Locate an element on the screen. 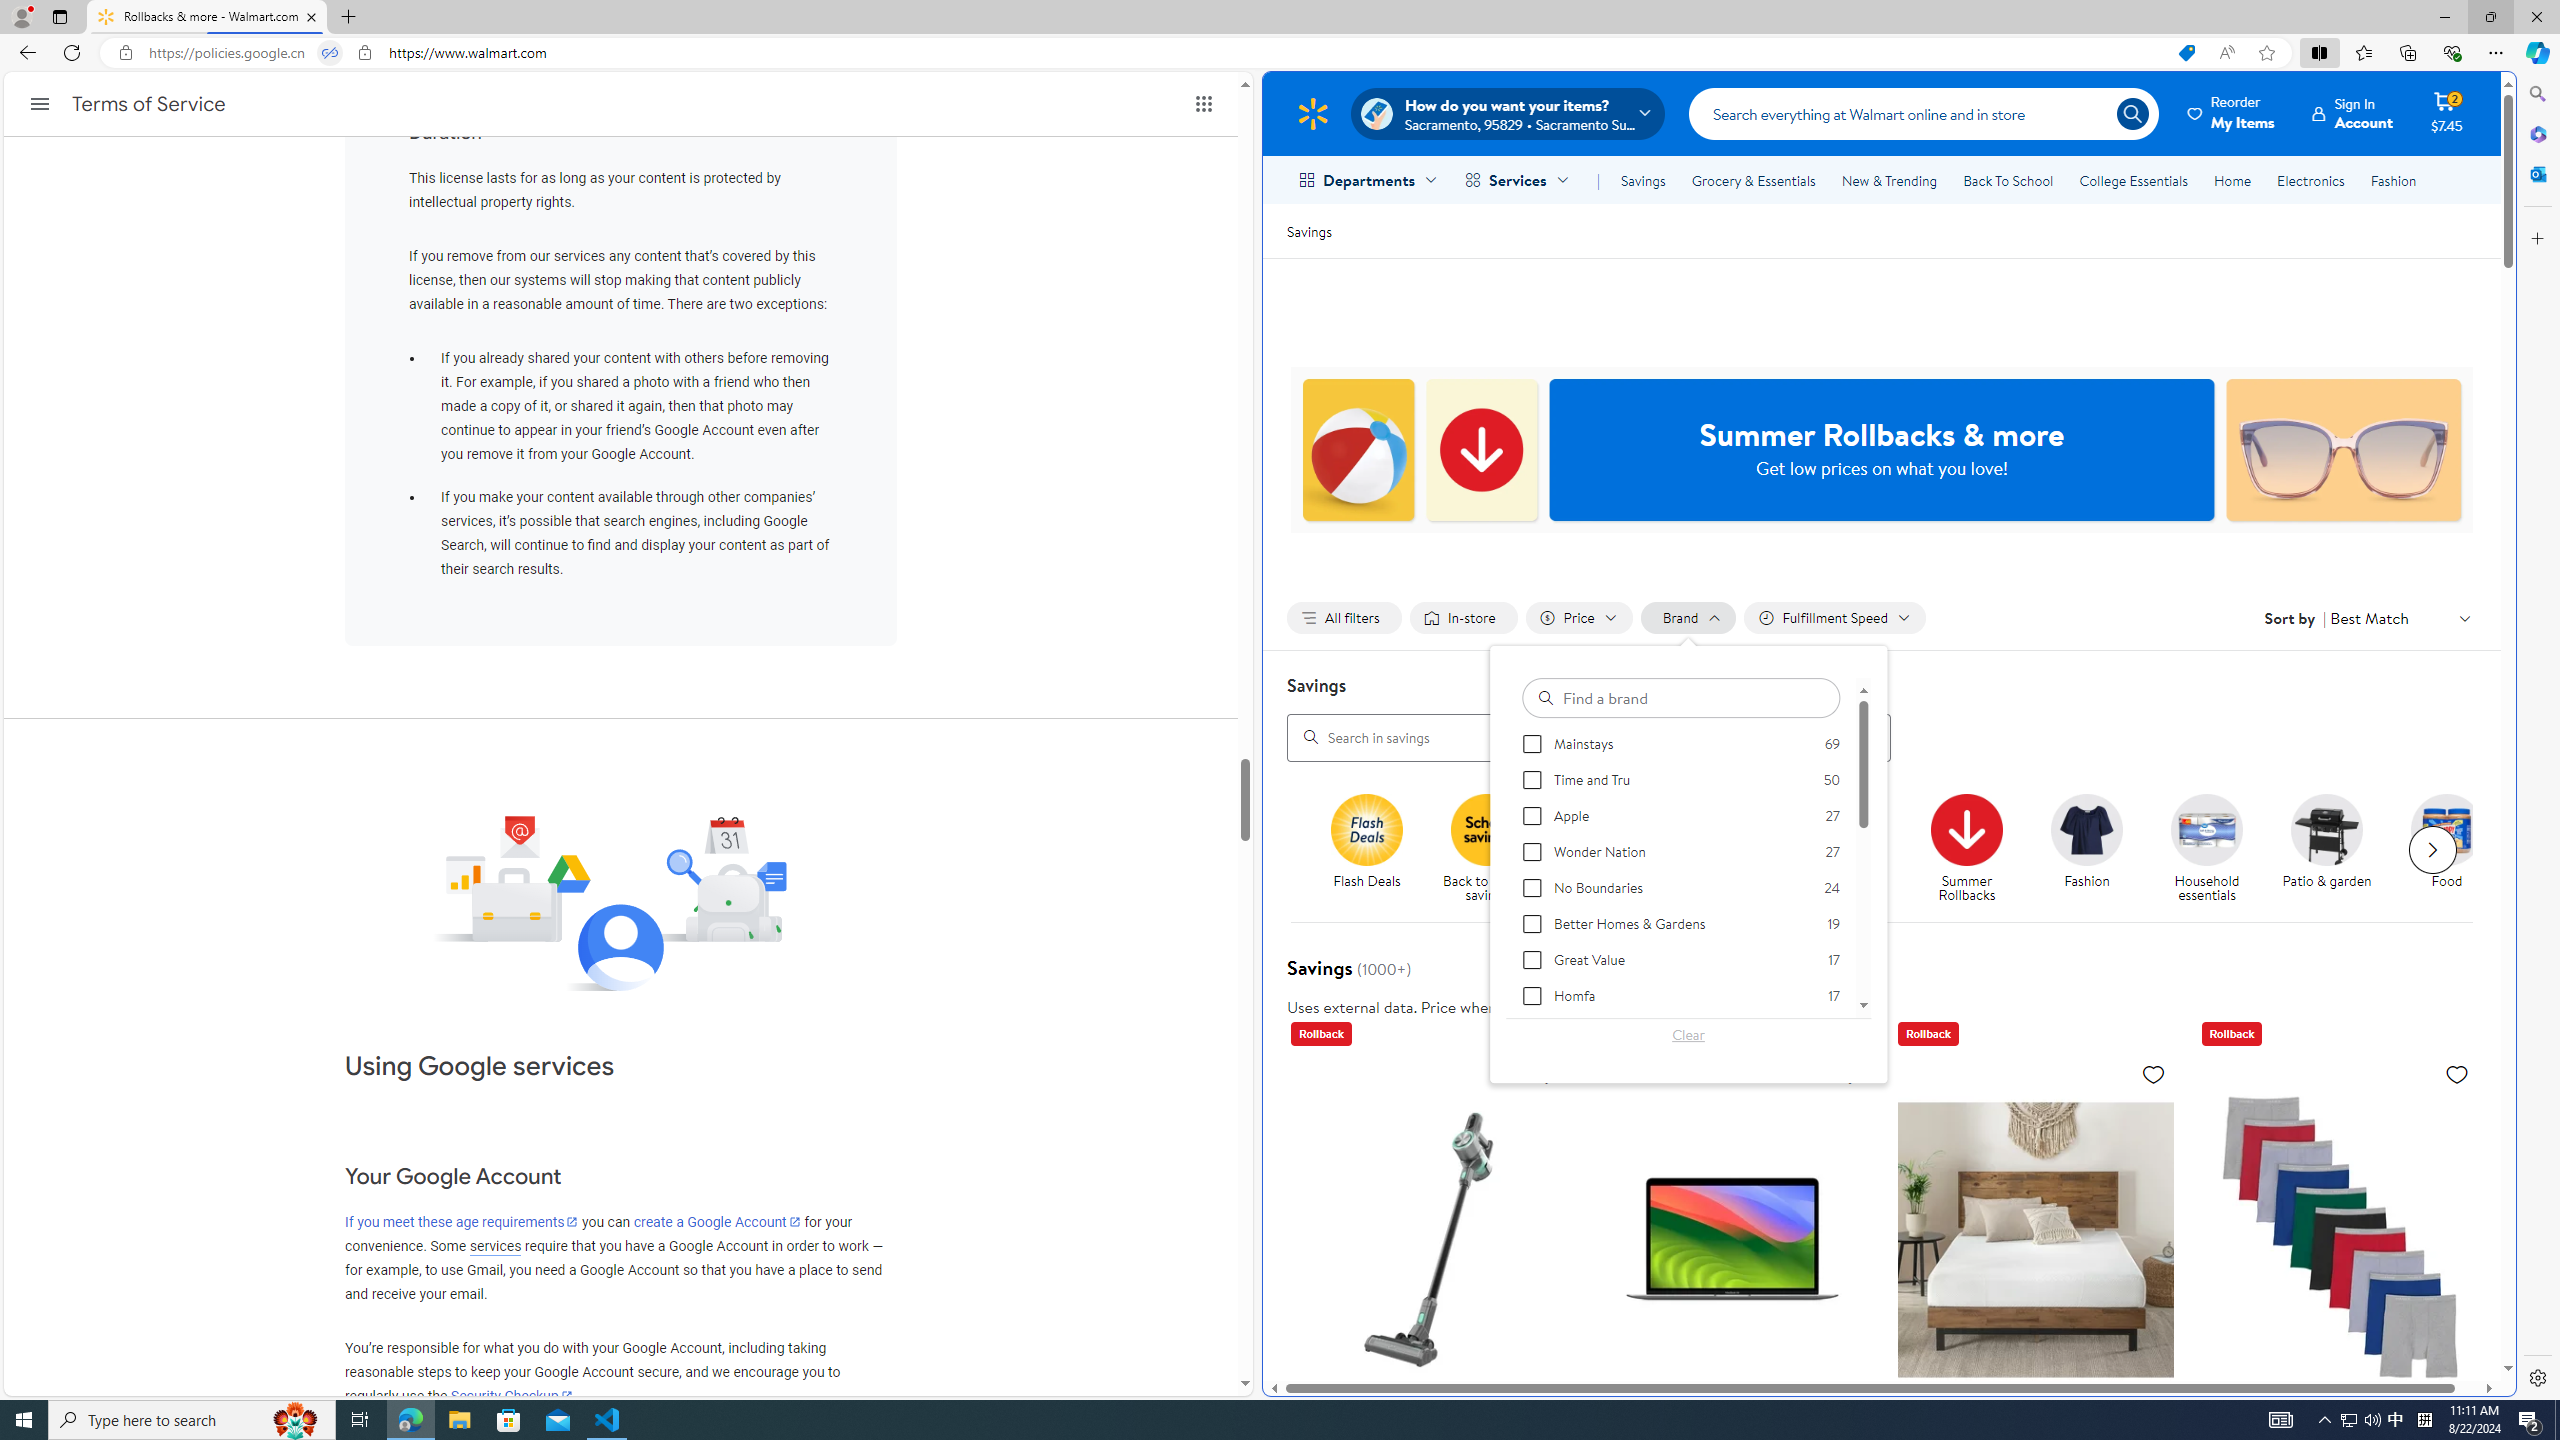  'Reorder My Items' is located at coordinates (2231, 112).